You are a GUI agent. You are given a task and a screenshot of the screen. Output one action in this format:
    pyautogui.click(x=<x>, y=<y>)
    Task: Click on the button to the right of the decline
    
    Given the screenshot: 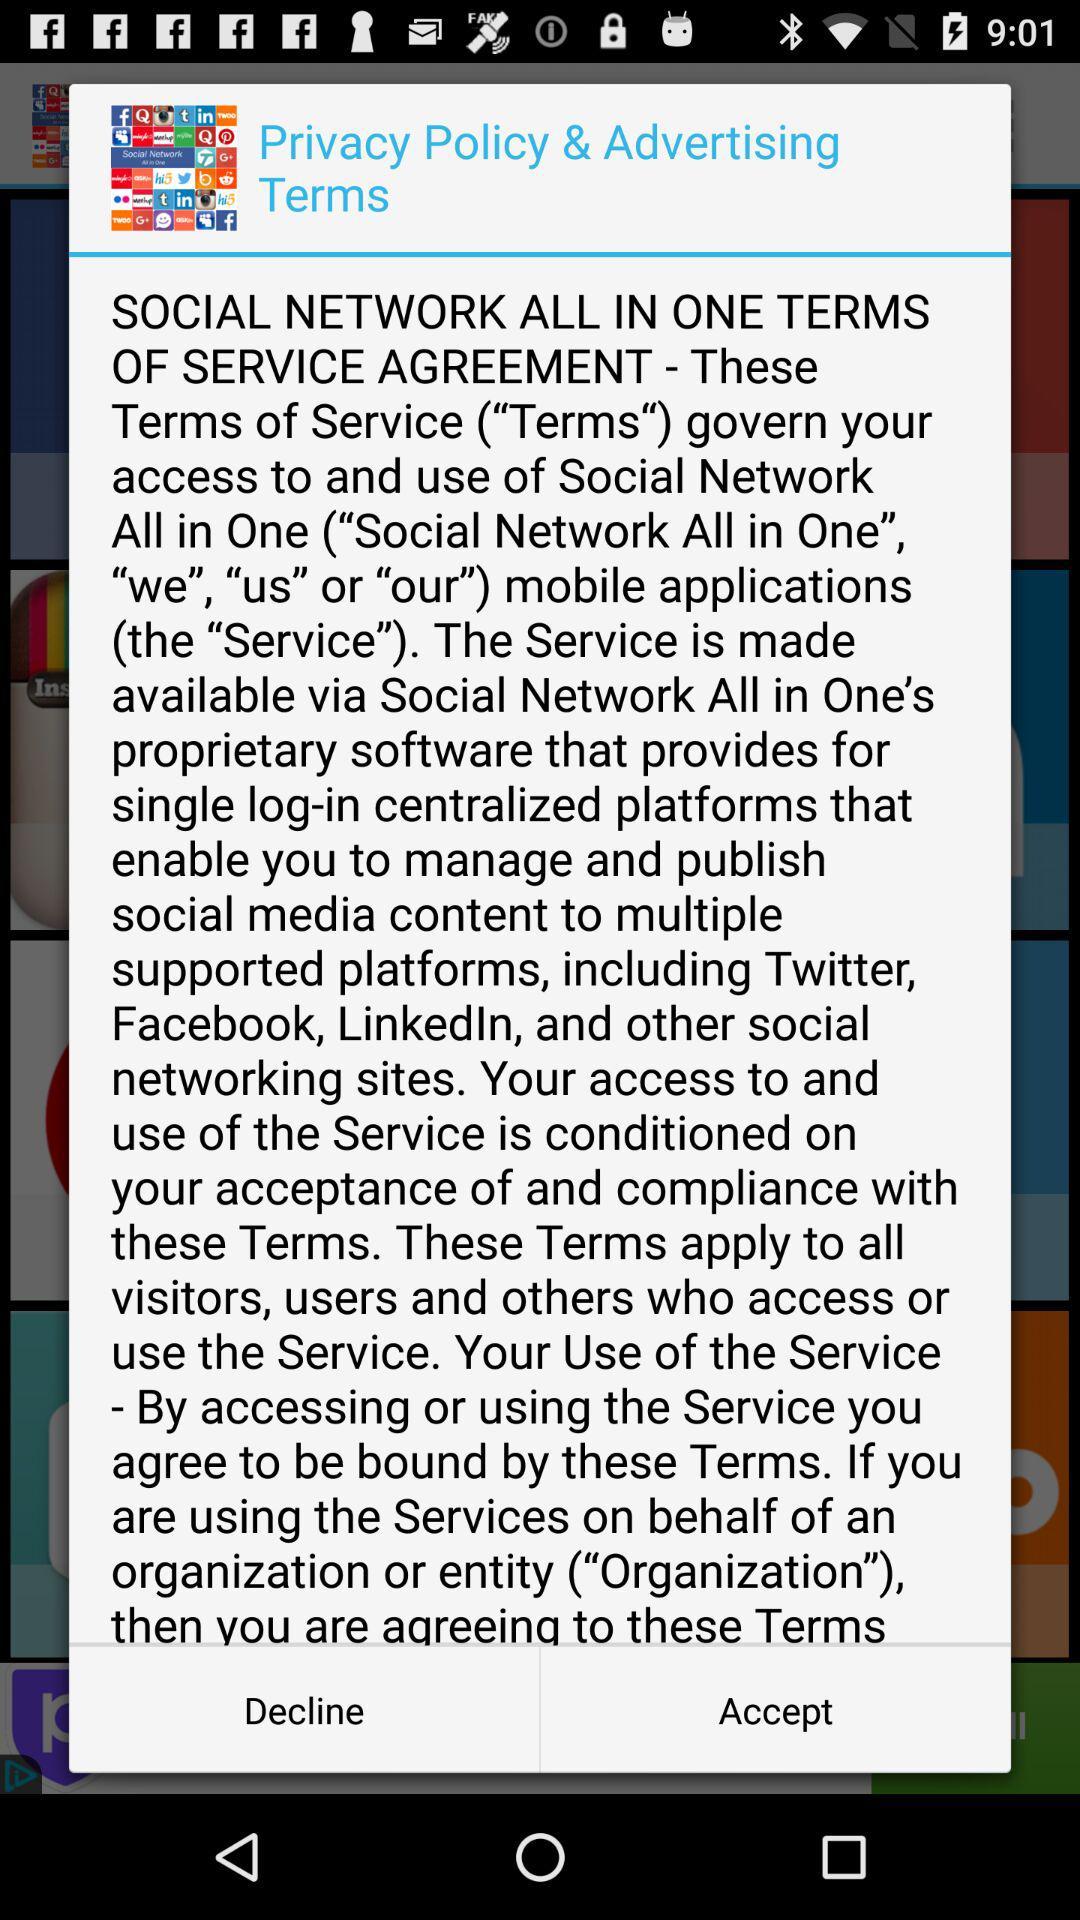 What is the action you would take?
    pyautogui.click(x=774, y=1708)
    